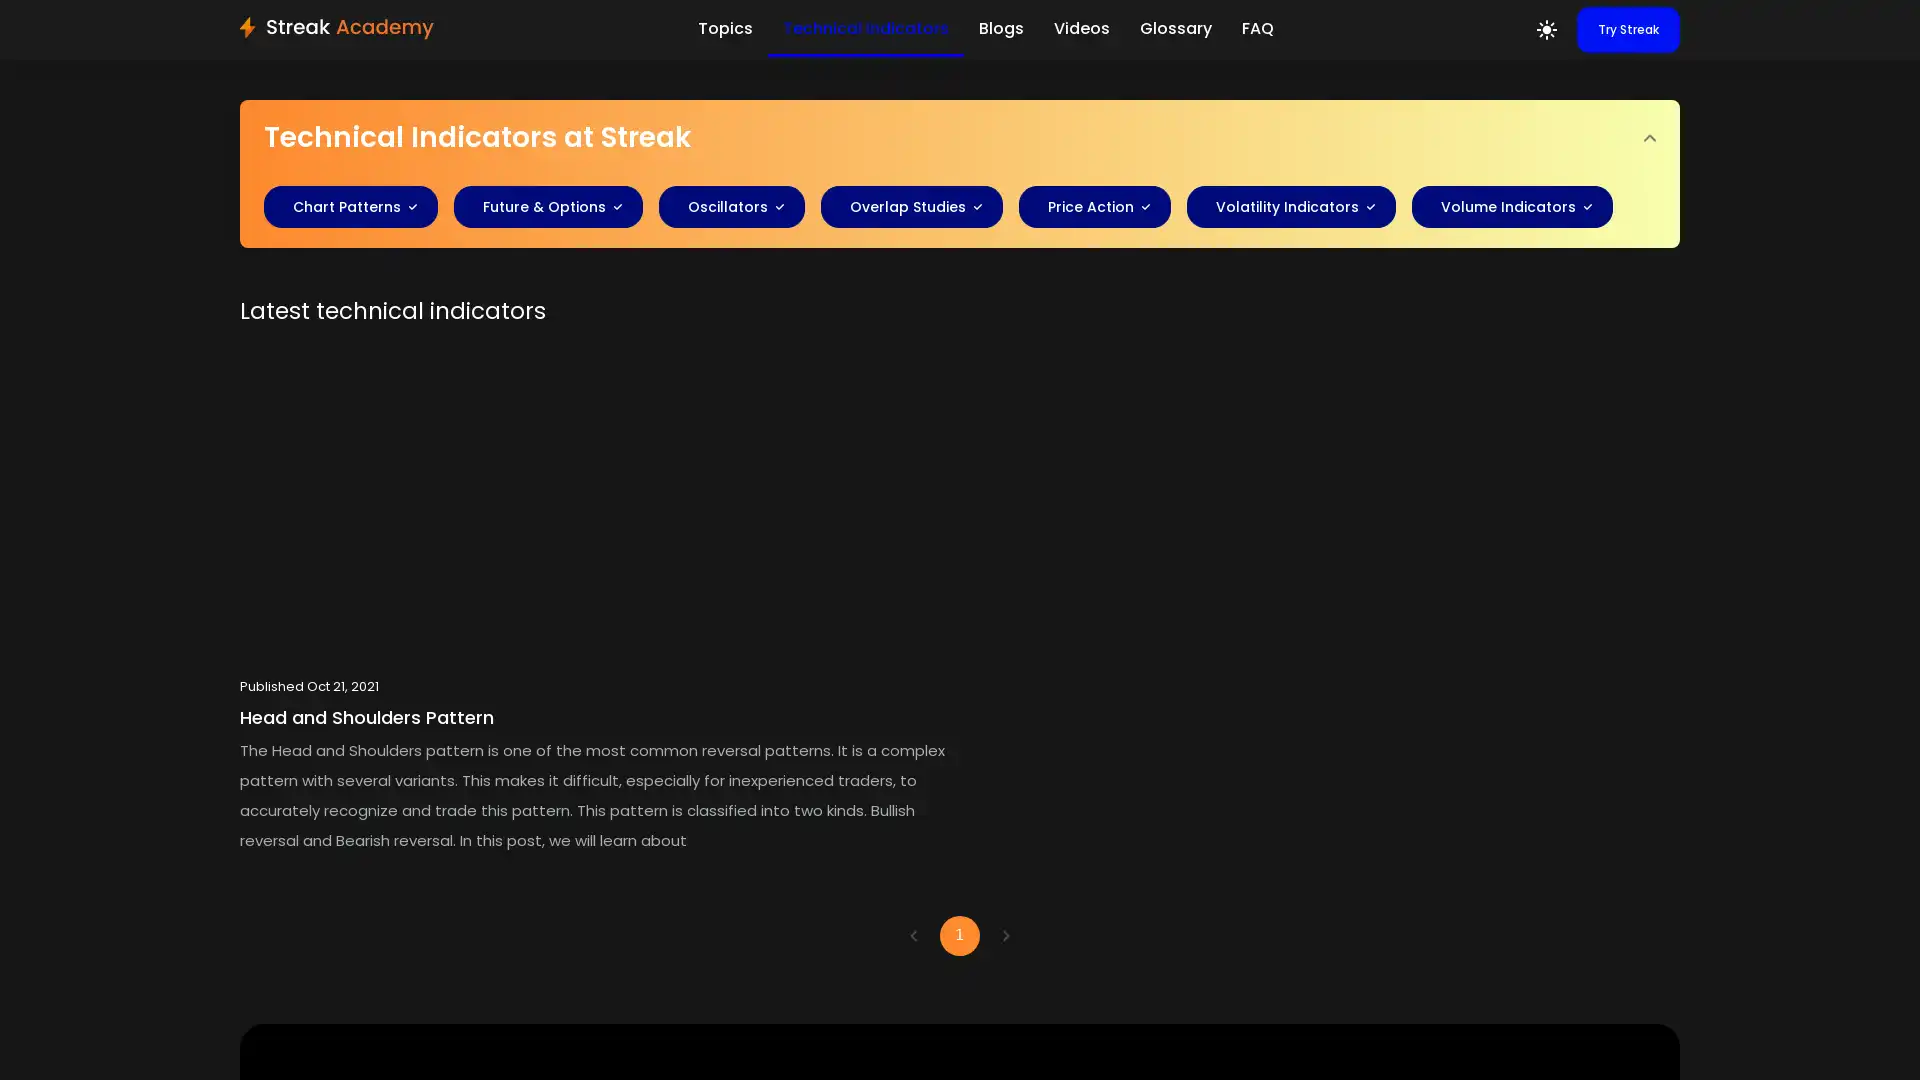 Image resolution: width=1920 pixels, height=1080 pixels. What do you see at coordinates (723, 207) in the screenshot?
I see `Oscillators` at bounding box center [723, 207].